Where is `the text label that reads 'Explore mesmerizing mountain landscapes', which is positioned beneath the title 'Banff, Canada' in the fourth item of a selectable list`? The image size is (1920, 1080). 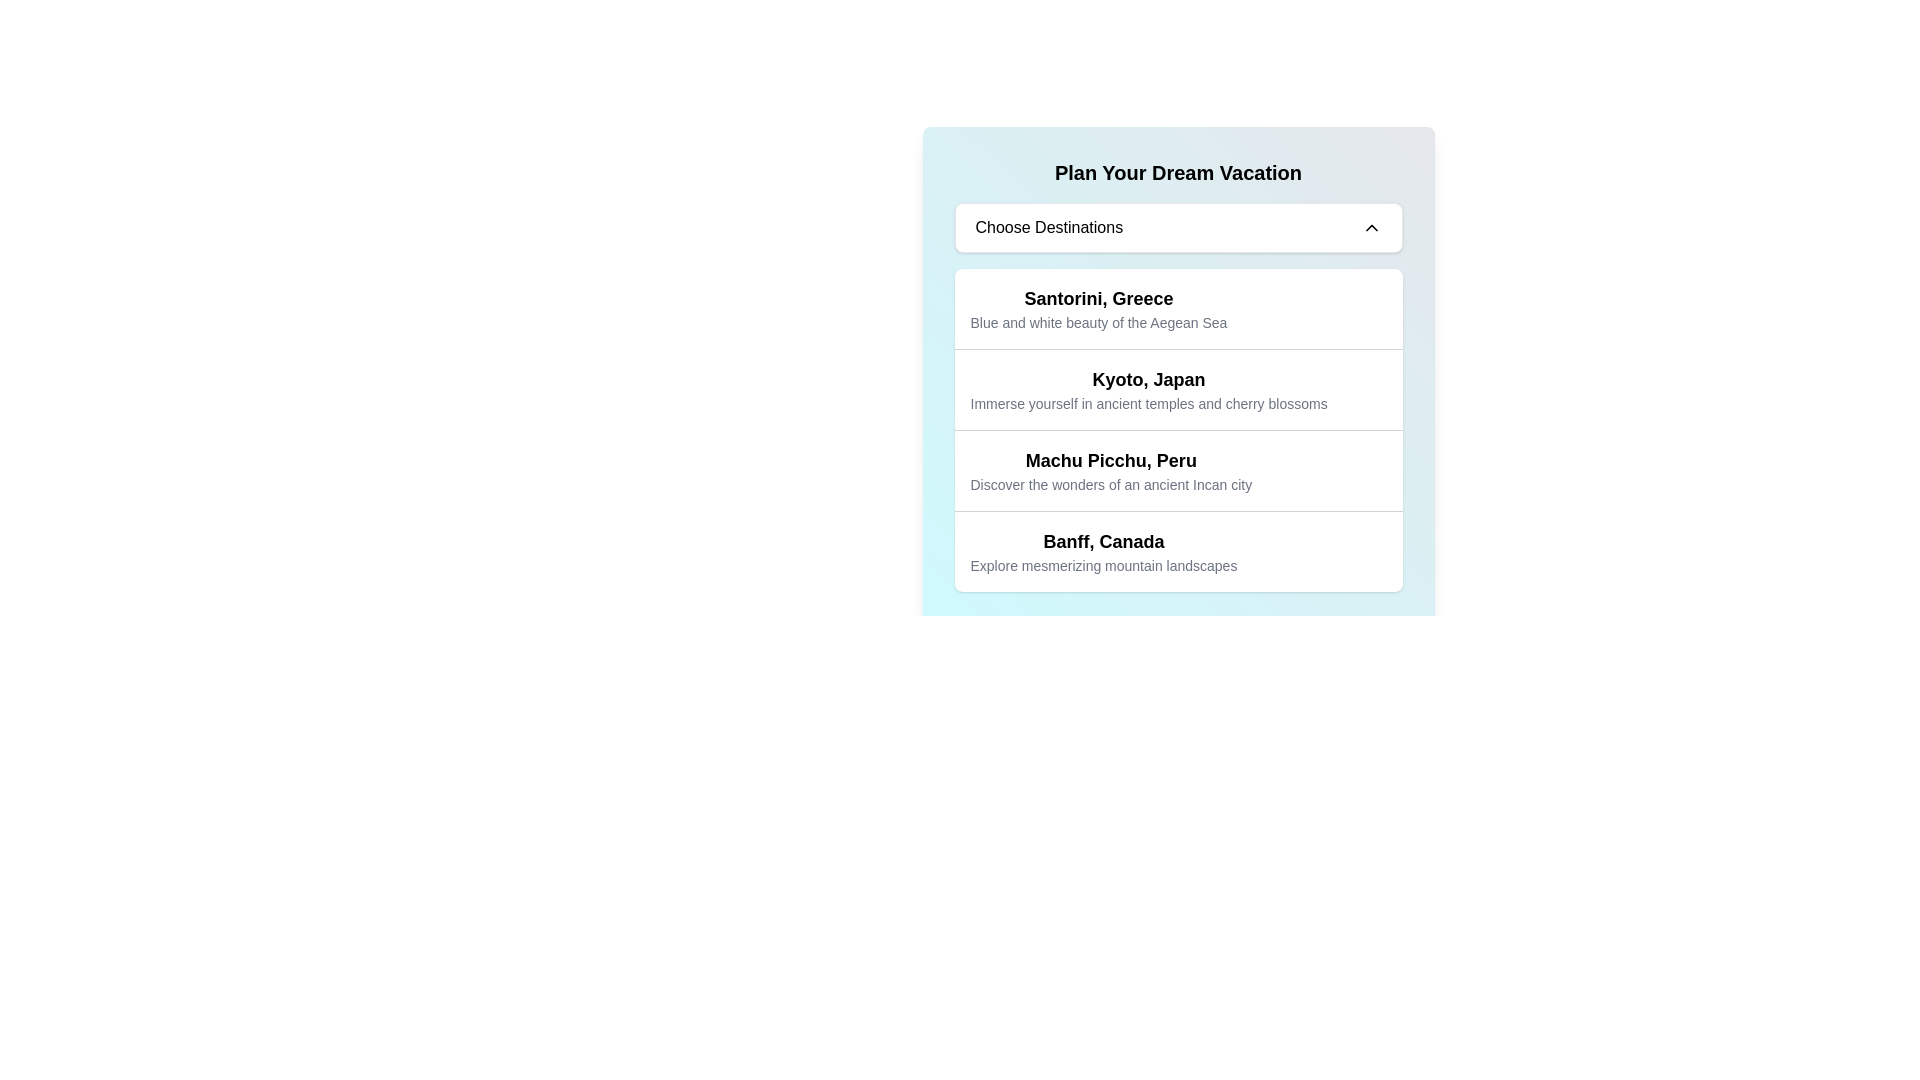
the text label that reads 'Explore mesmerizing mountain landscapes', which is positioned beneath the title 'Banff, Canada' in the fourth item of a selectable list is located at coordinates (1103, 566).